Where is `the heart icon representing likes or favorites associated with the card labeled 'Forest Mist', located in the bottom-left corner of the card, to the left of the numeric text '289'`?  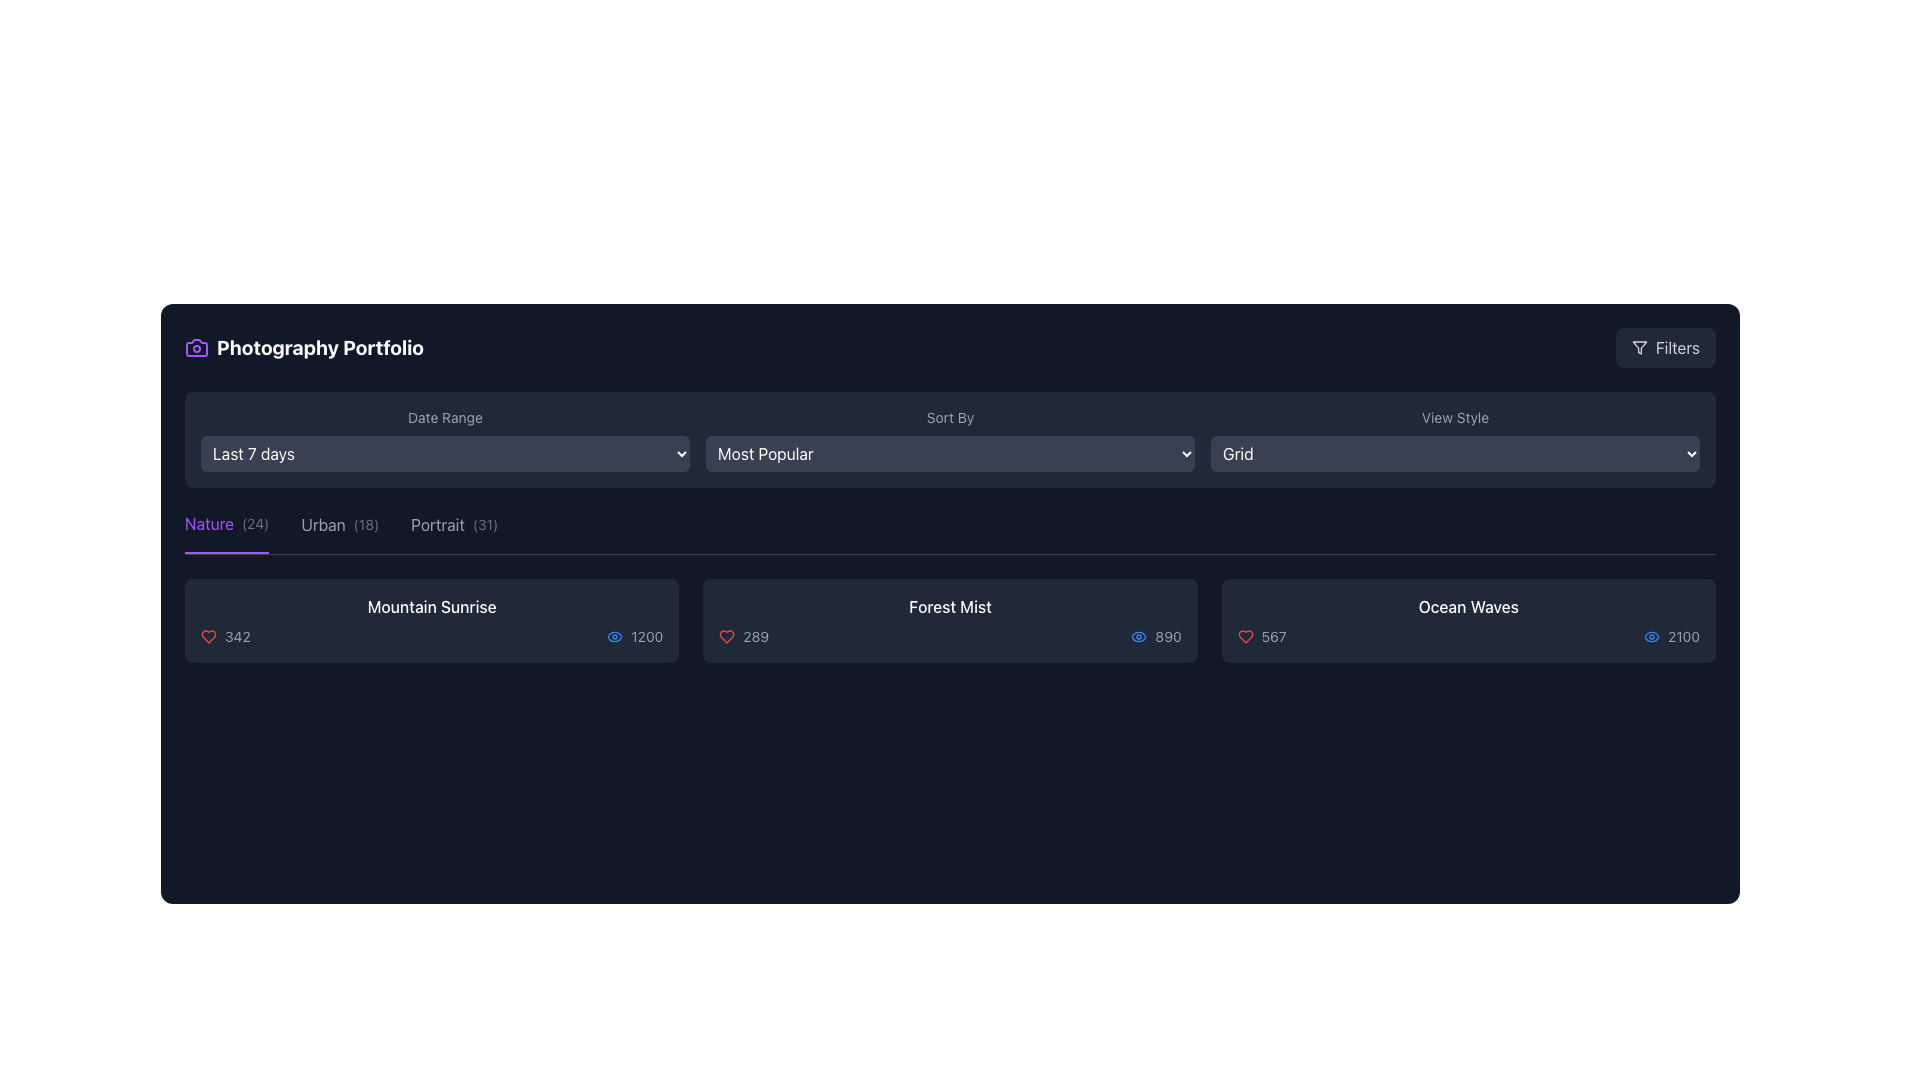
the heart icon representing likes or favorites associated with the card labeled 'Forest Mist', located in the bottom-left corner of the card, to the left of the numeric text '289' is located at coordinates (726, 636).